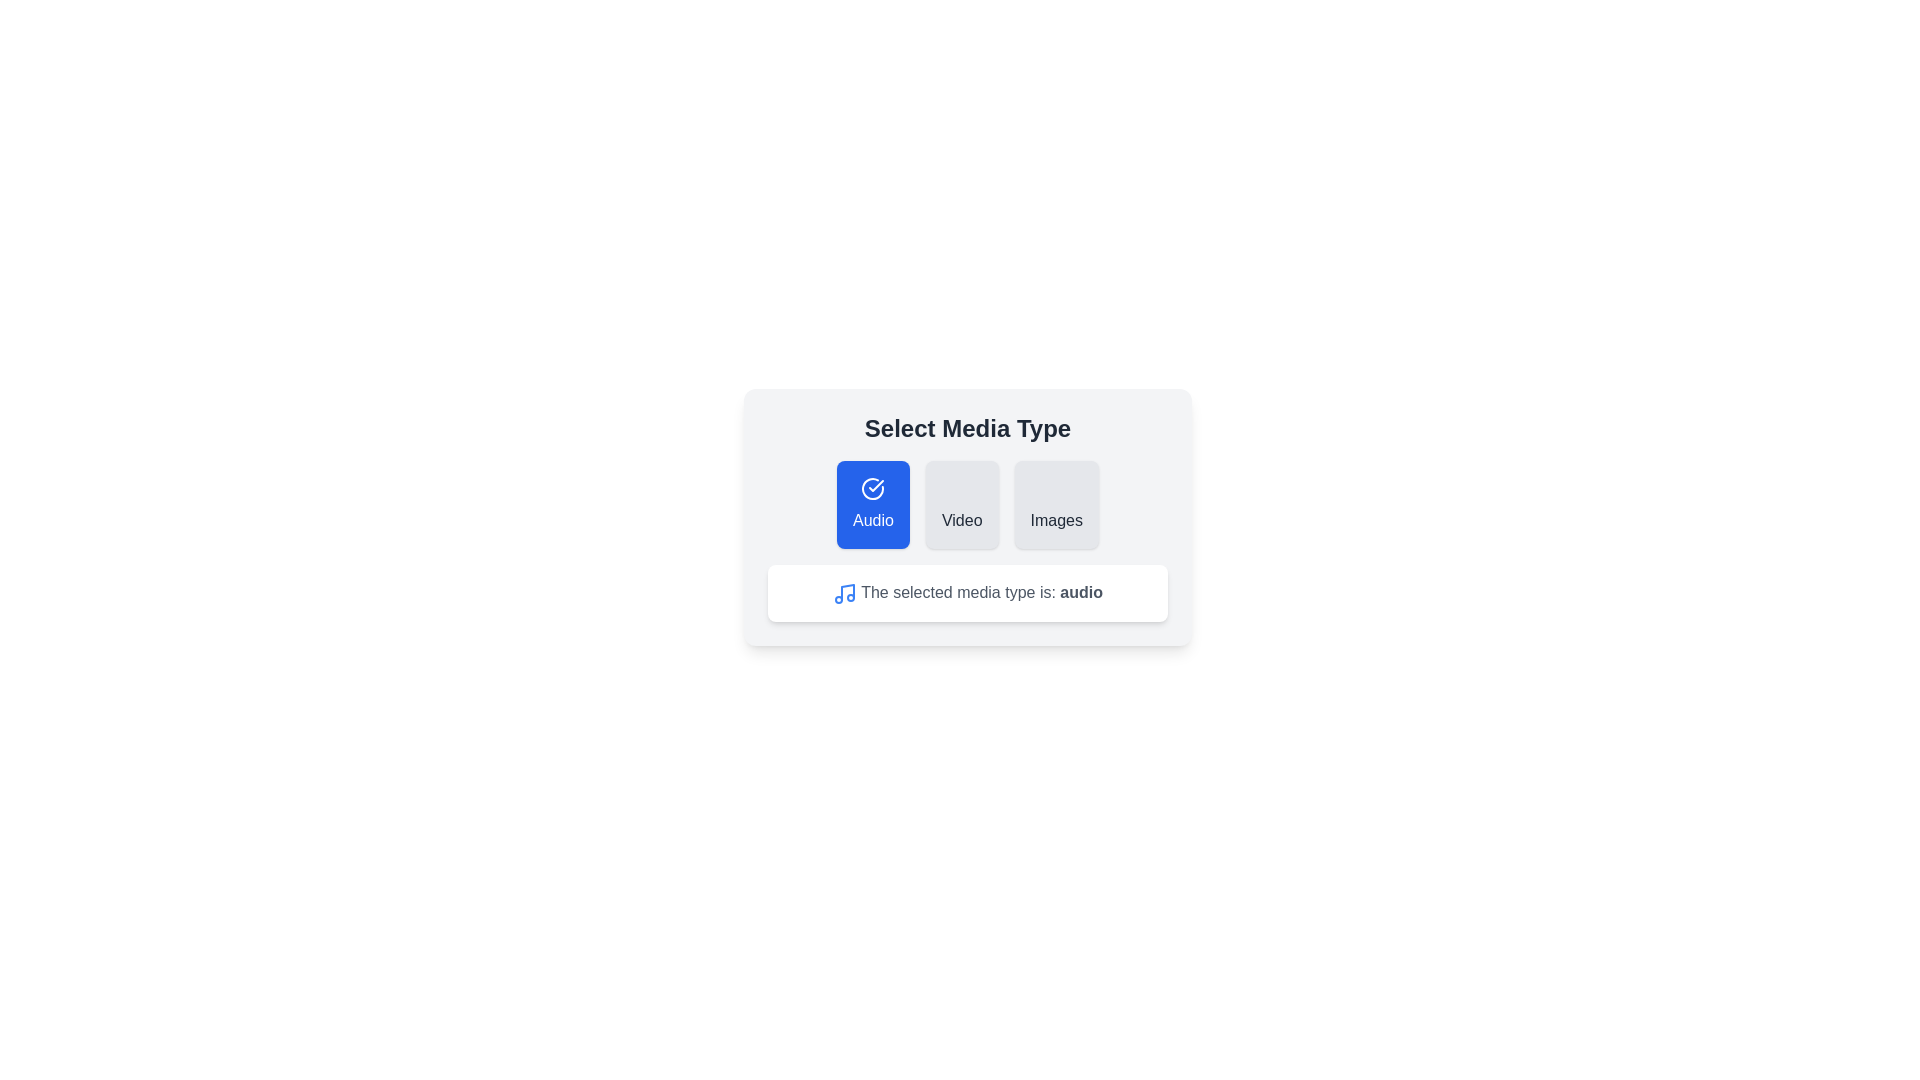 The image size is (1920, 1080). What do you see at coordinates (968, 592) in the screenshot?
I see `the informational text display that indicates the selected media type, which states 'The selected media type is: audio' and is accompanied by a blue music note icon` at bounding box center [968, 592].